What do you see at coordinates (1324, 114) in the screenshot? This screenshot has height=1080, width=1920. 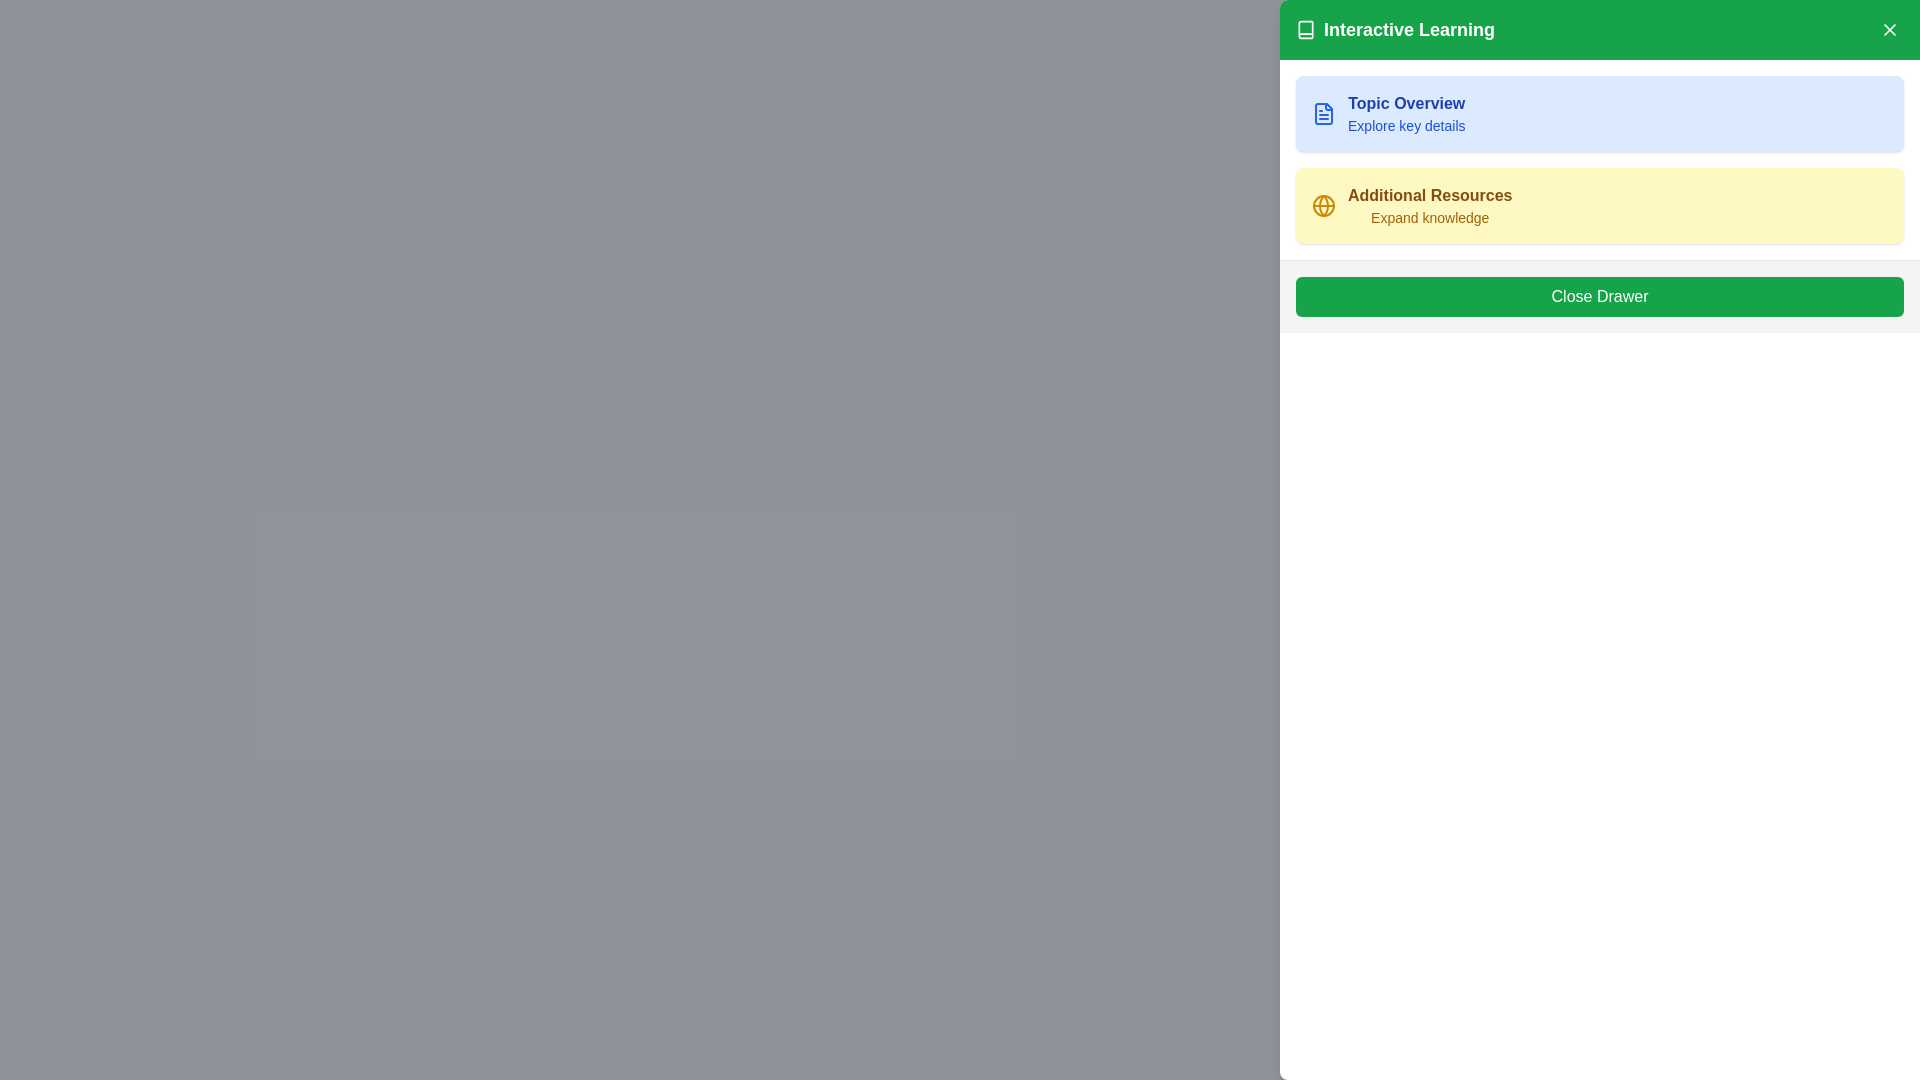 I see `the blue document icon located in the topmost section labeled 'Topic Overview' on the right-side panel` at bounding box center [1324, 114].